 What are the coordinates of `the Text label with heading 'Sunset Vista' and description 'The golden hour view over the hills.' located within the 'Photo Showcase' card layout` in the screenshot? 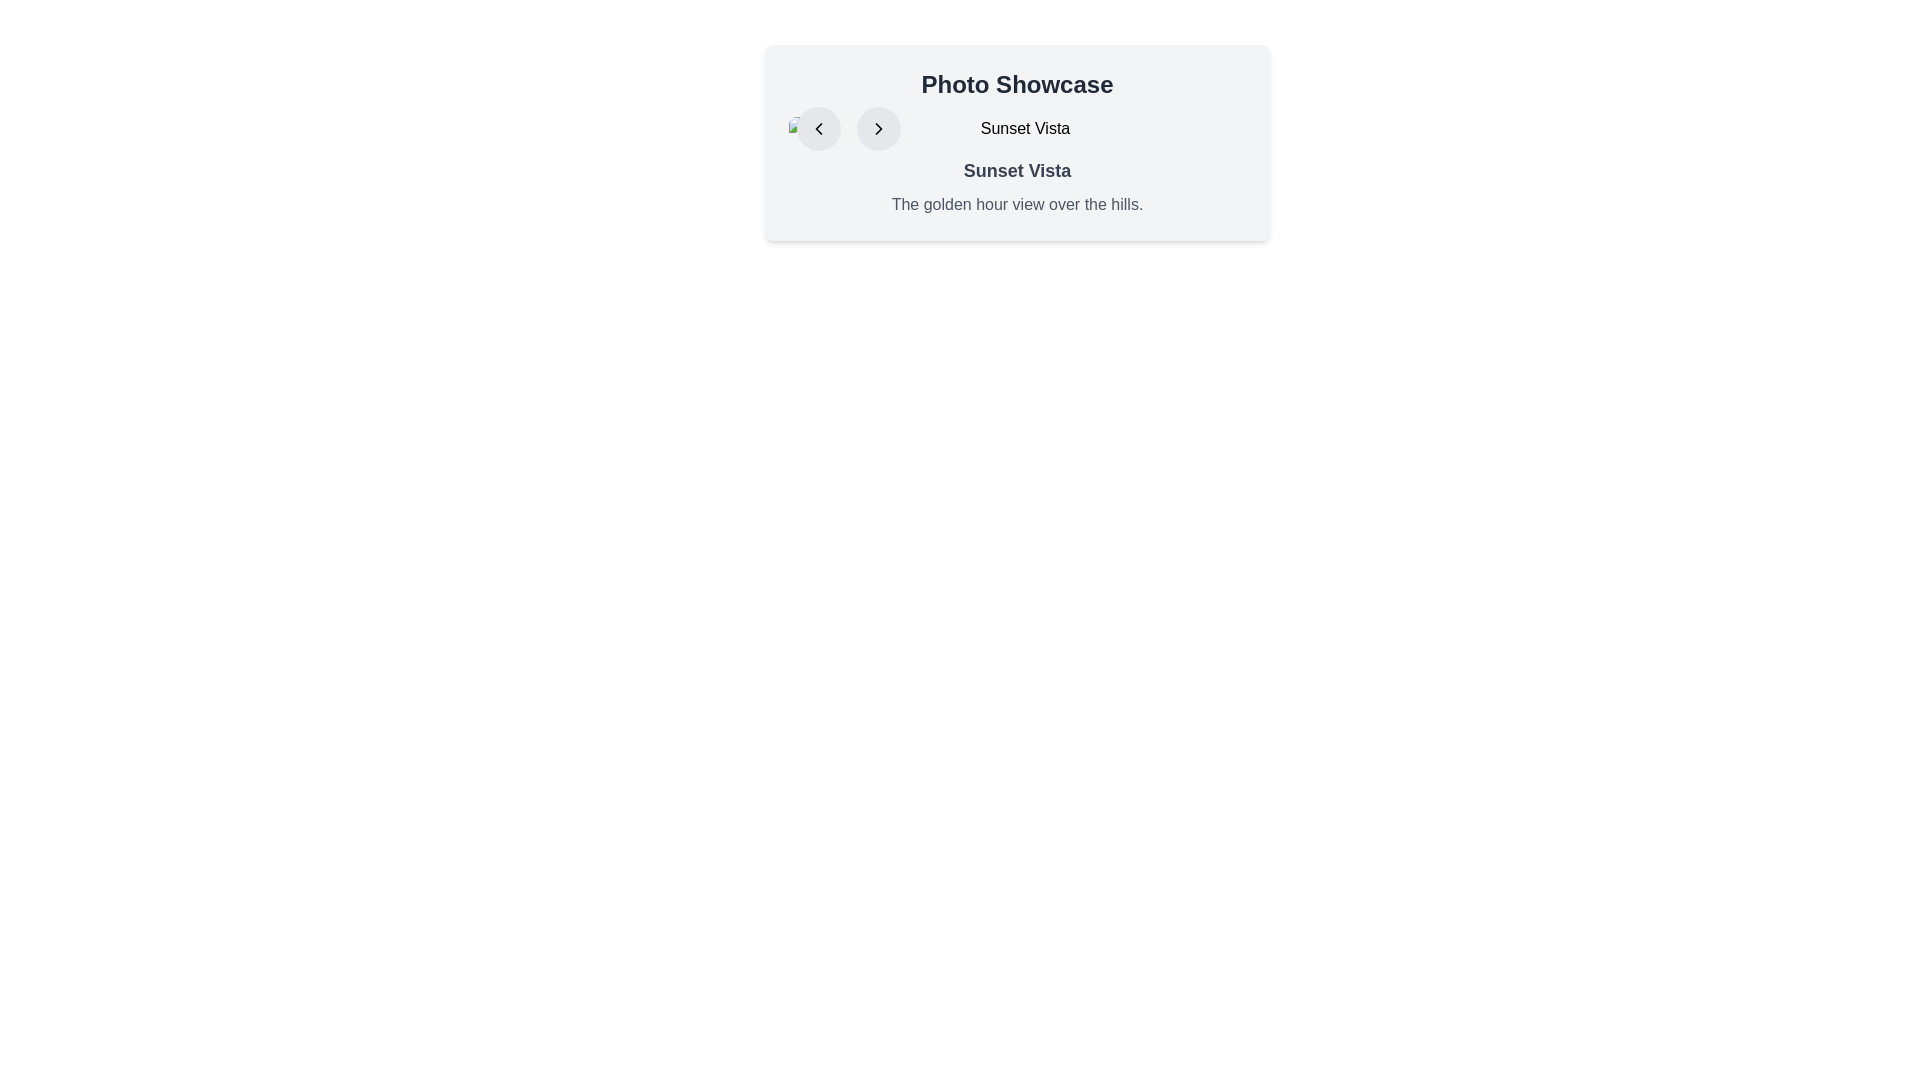 It's located at (1017, 186).